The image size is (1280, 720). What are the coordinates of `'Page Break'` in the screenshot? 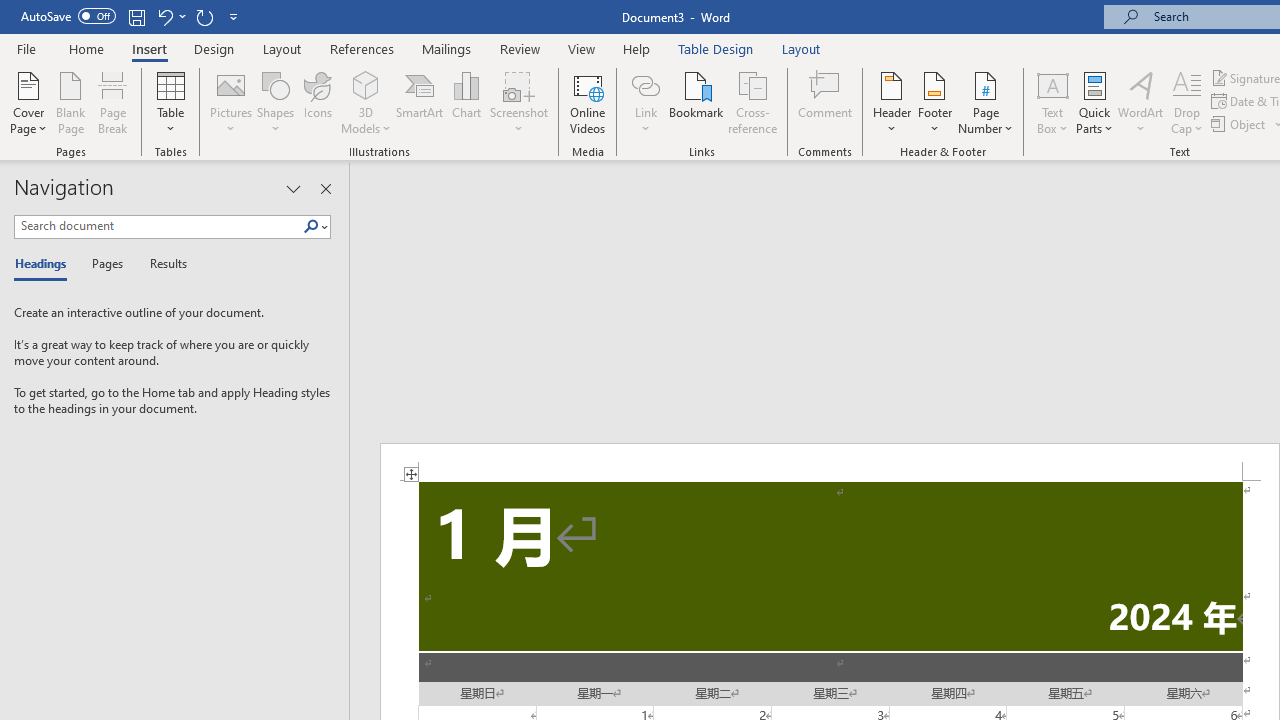 It's located at (112, 103).